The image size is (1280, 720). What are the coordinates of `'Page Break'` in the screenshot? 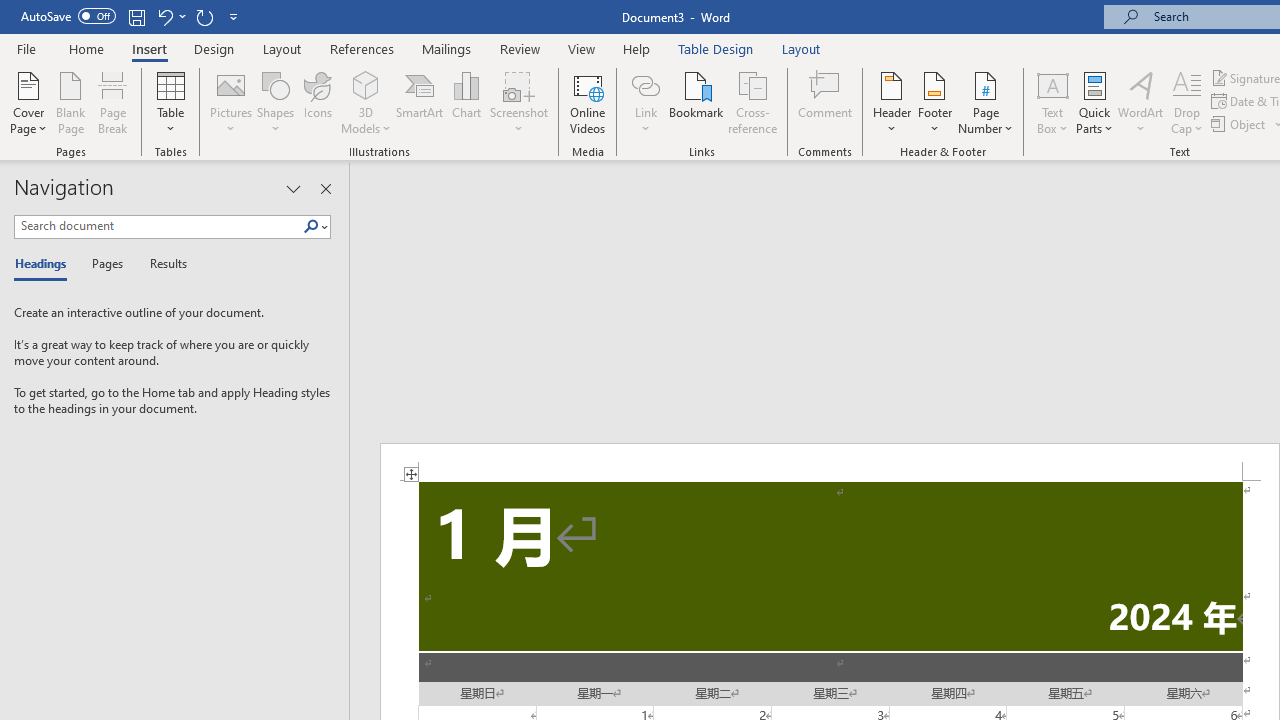 It's located at (112, 103).